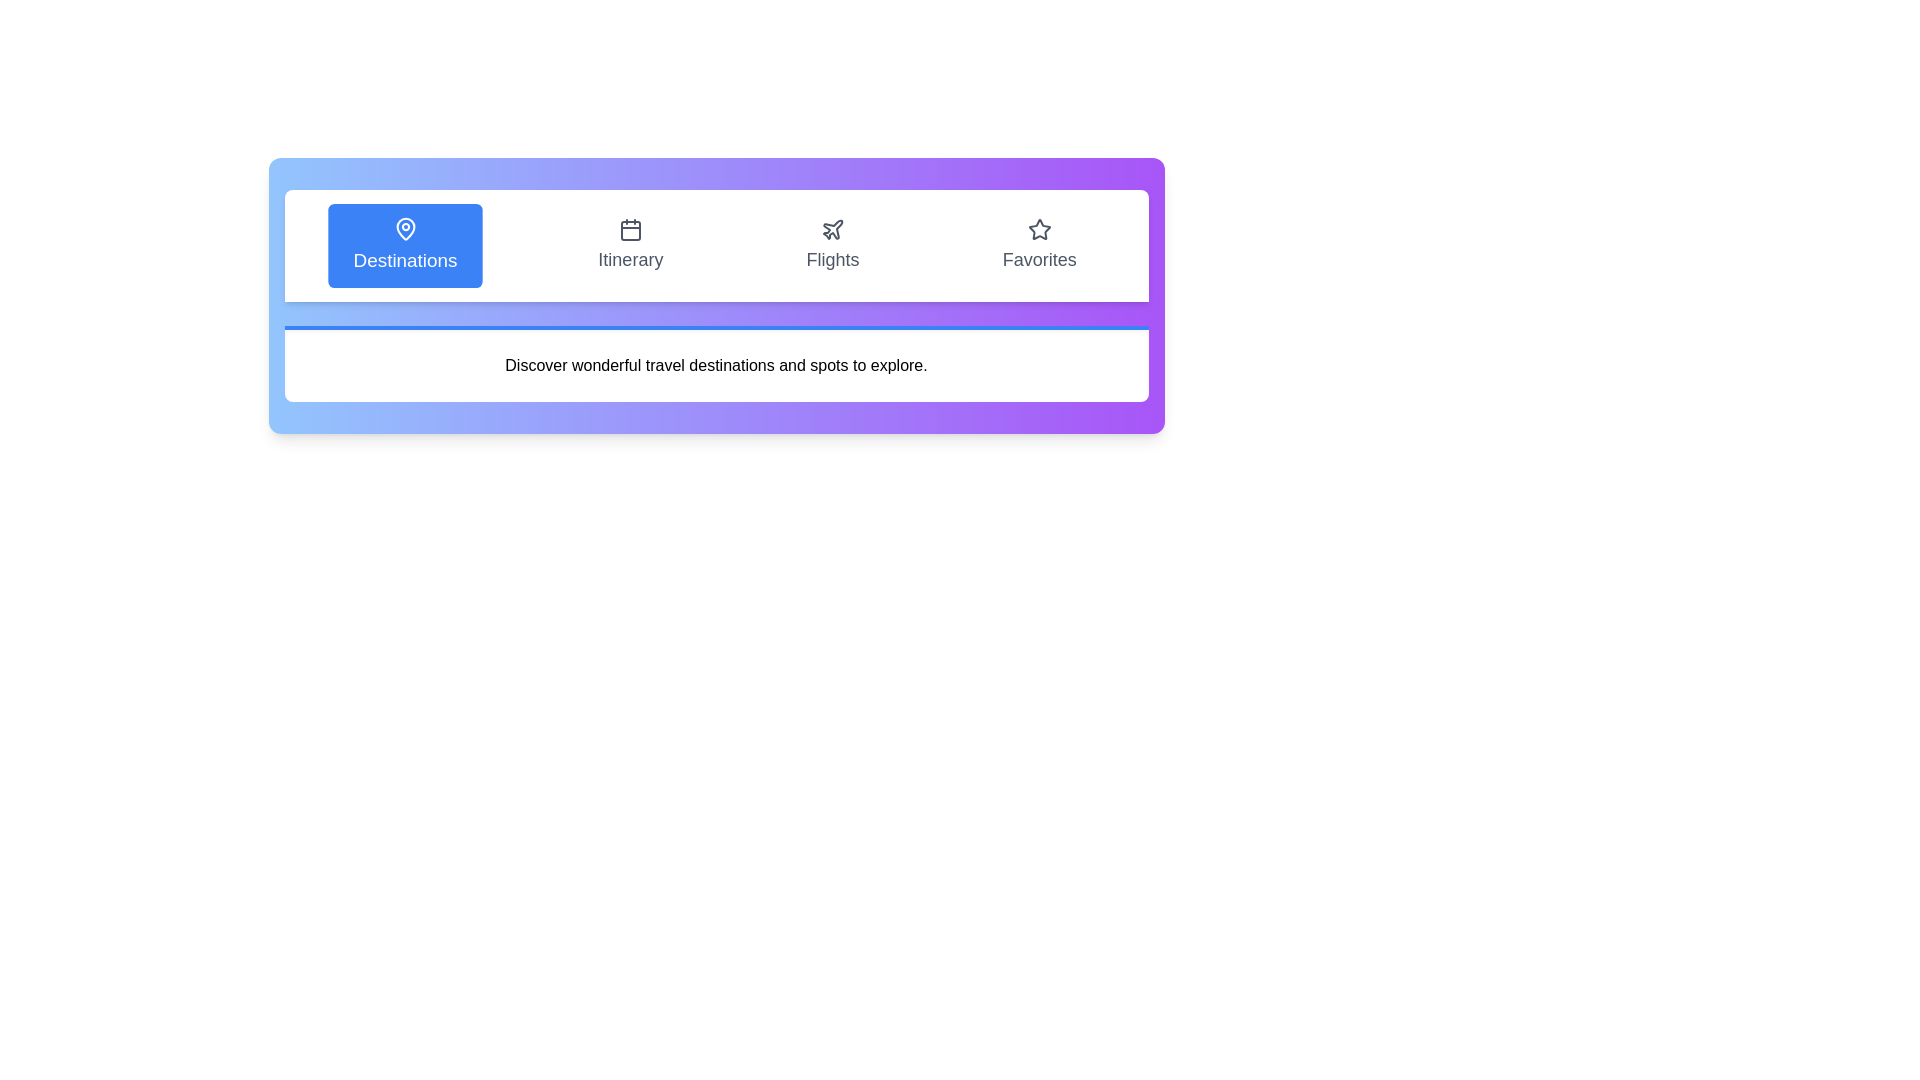  I want to click on the tab labeled Flights, so click(833, 245).